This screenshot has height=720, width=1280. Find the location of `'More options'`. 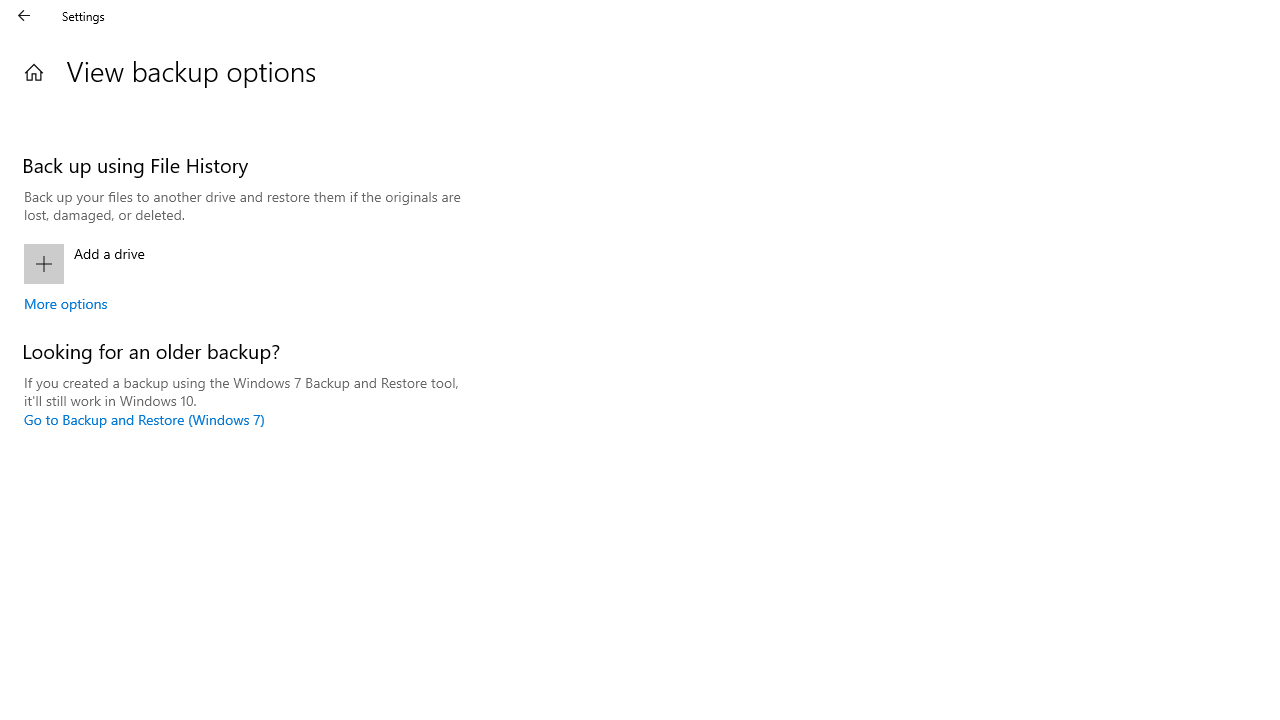

'More options' is located at coordinates (65, 303).